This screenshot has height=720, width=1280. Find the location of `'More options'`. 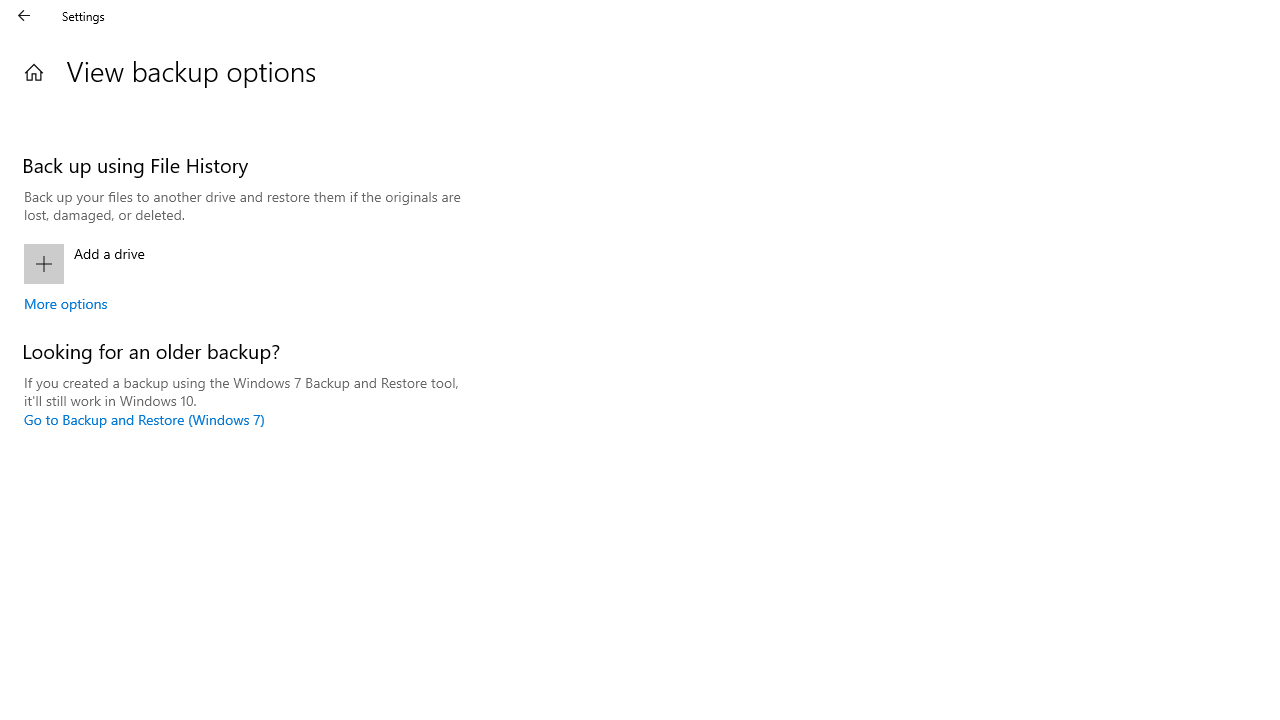

'More options' is located at coordinates (65, 303).